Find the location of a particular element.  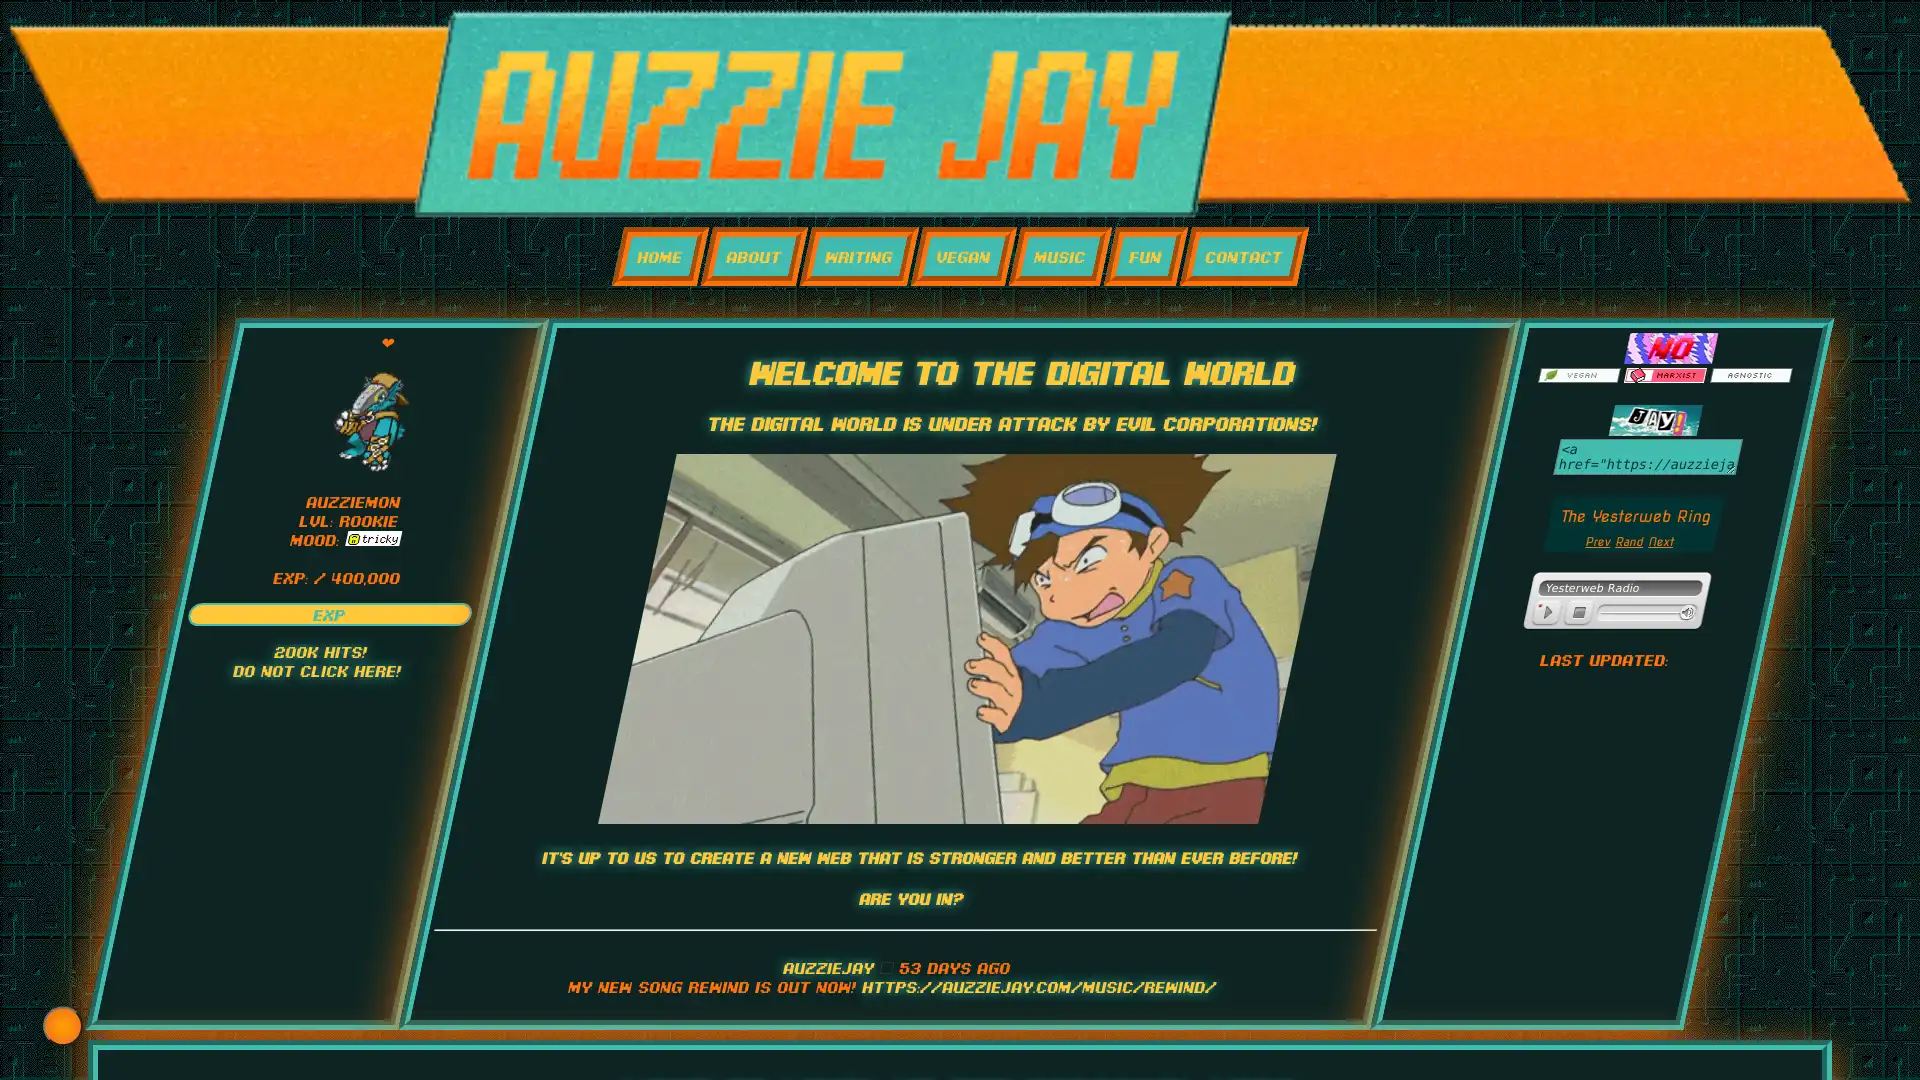

MUSIC is located at coordinates (1058, 255).